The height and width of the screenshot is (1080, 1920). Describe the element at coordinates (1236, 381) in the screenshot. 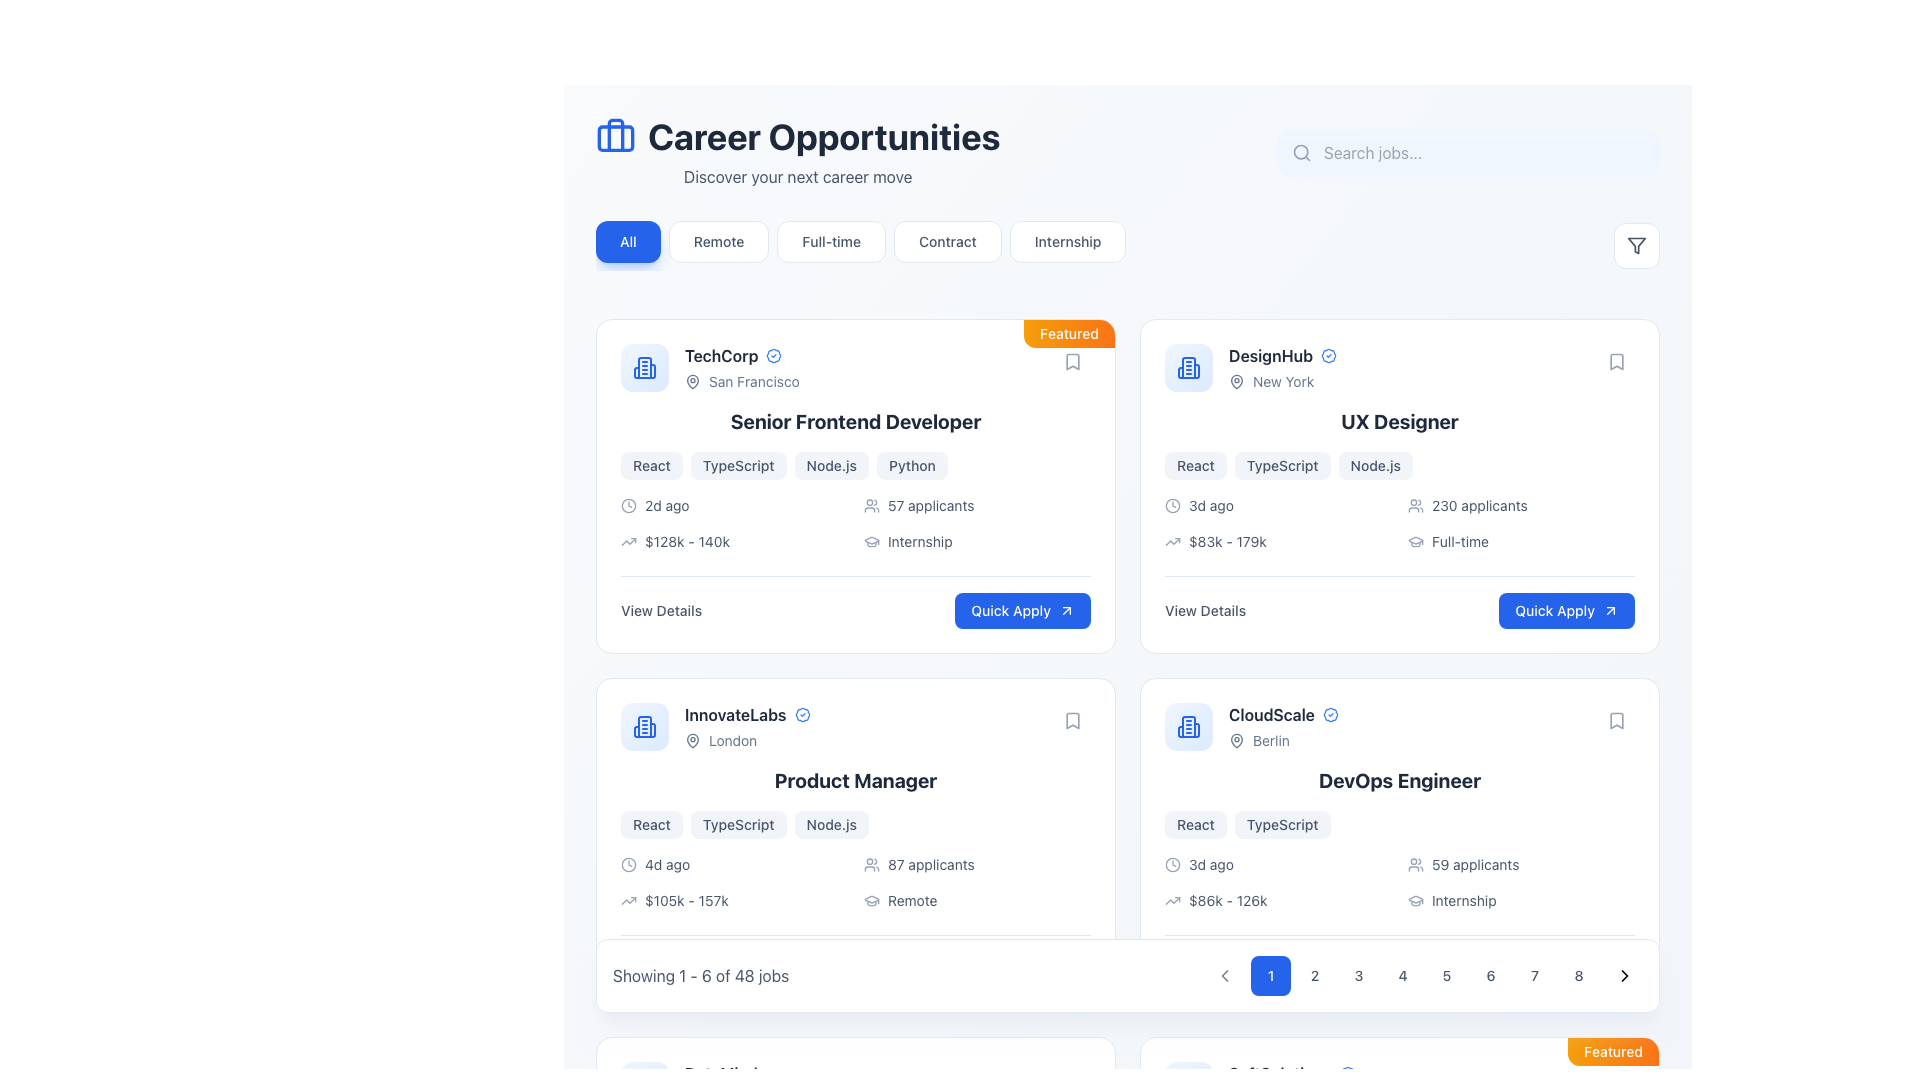

I see `the geographical location icon located to the left of the text 'New York' within the DesignHub card in the job postings grid` at that location.